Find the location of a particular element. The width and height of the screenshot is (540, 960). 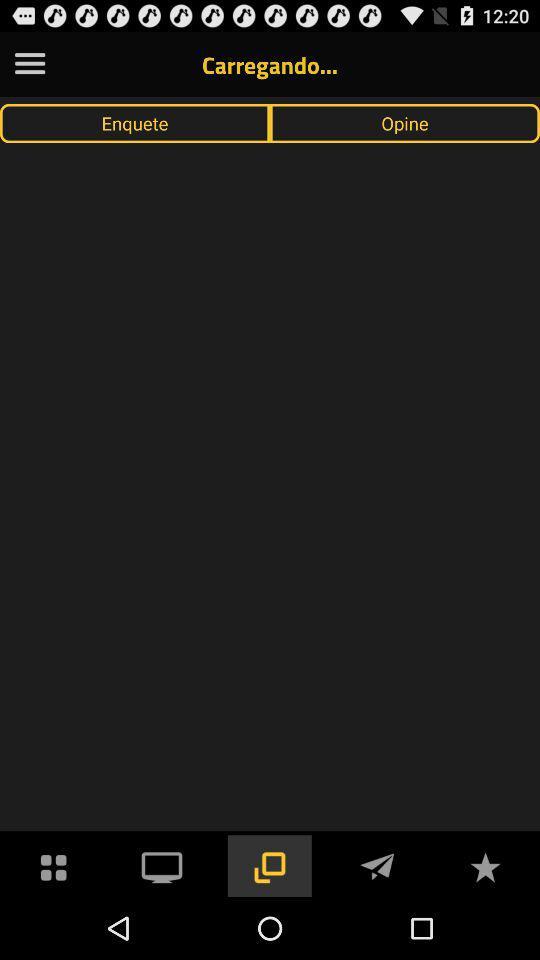

the opine button is located at coordinates (405, 122).